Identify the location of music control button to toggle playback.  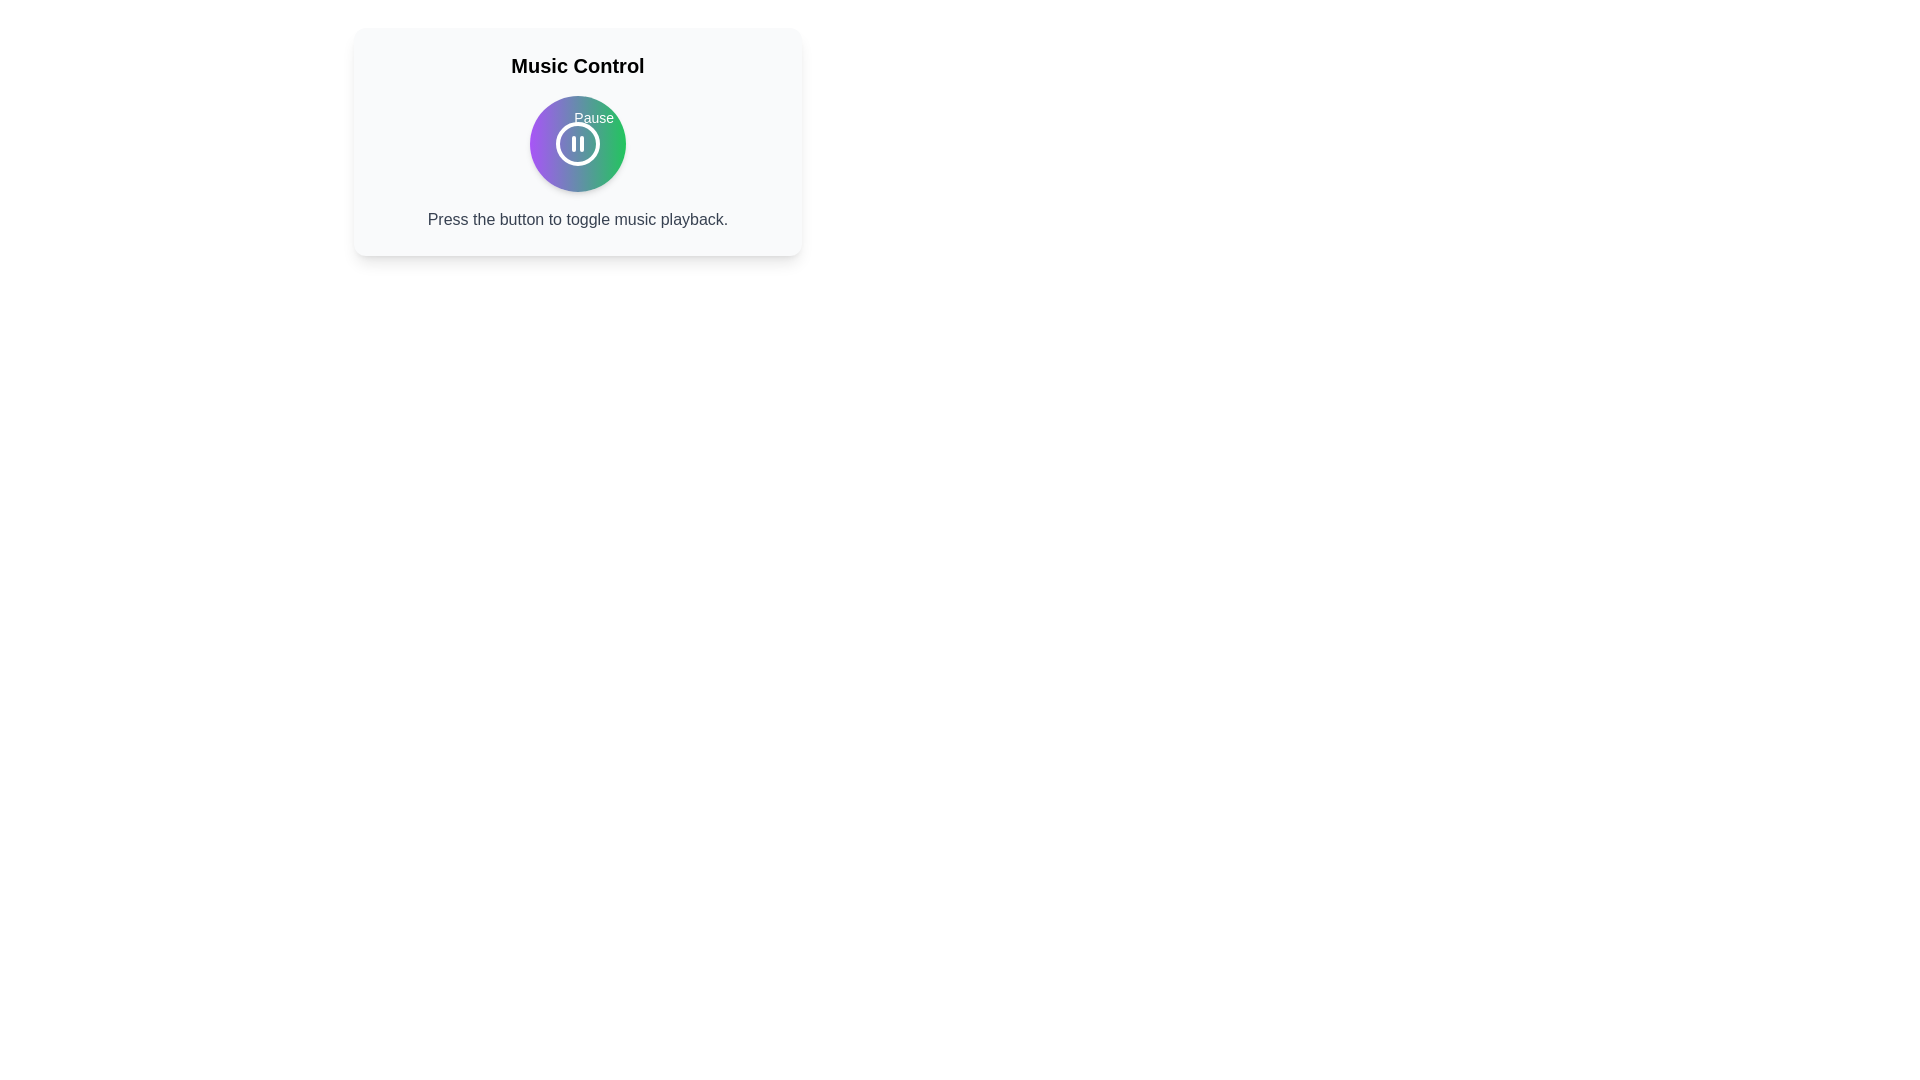
(576, 142).